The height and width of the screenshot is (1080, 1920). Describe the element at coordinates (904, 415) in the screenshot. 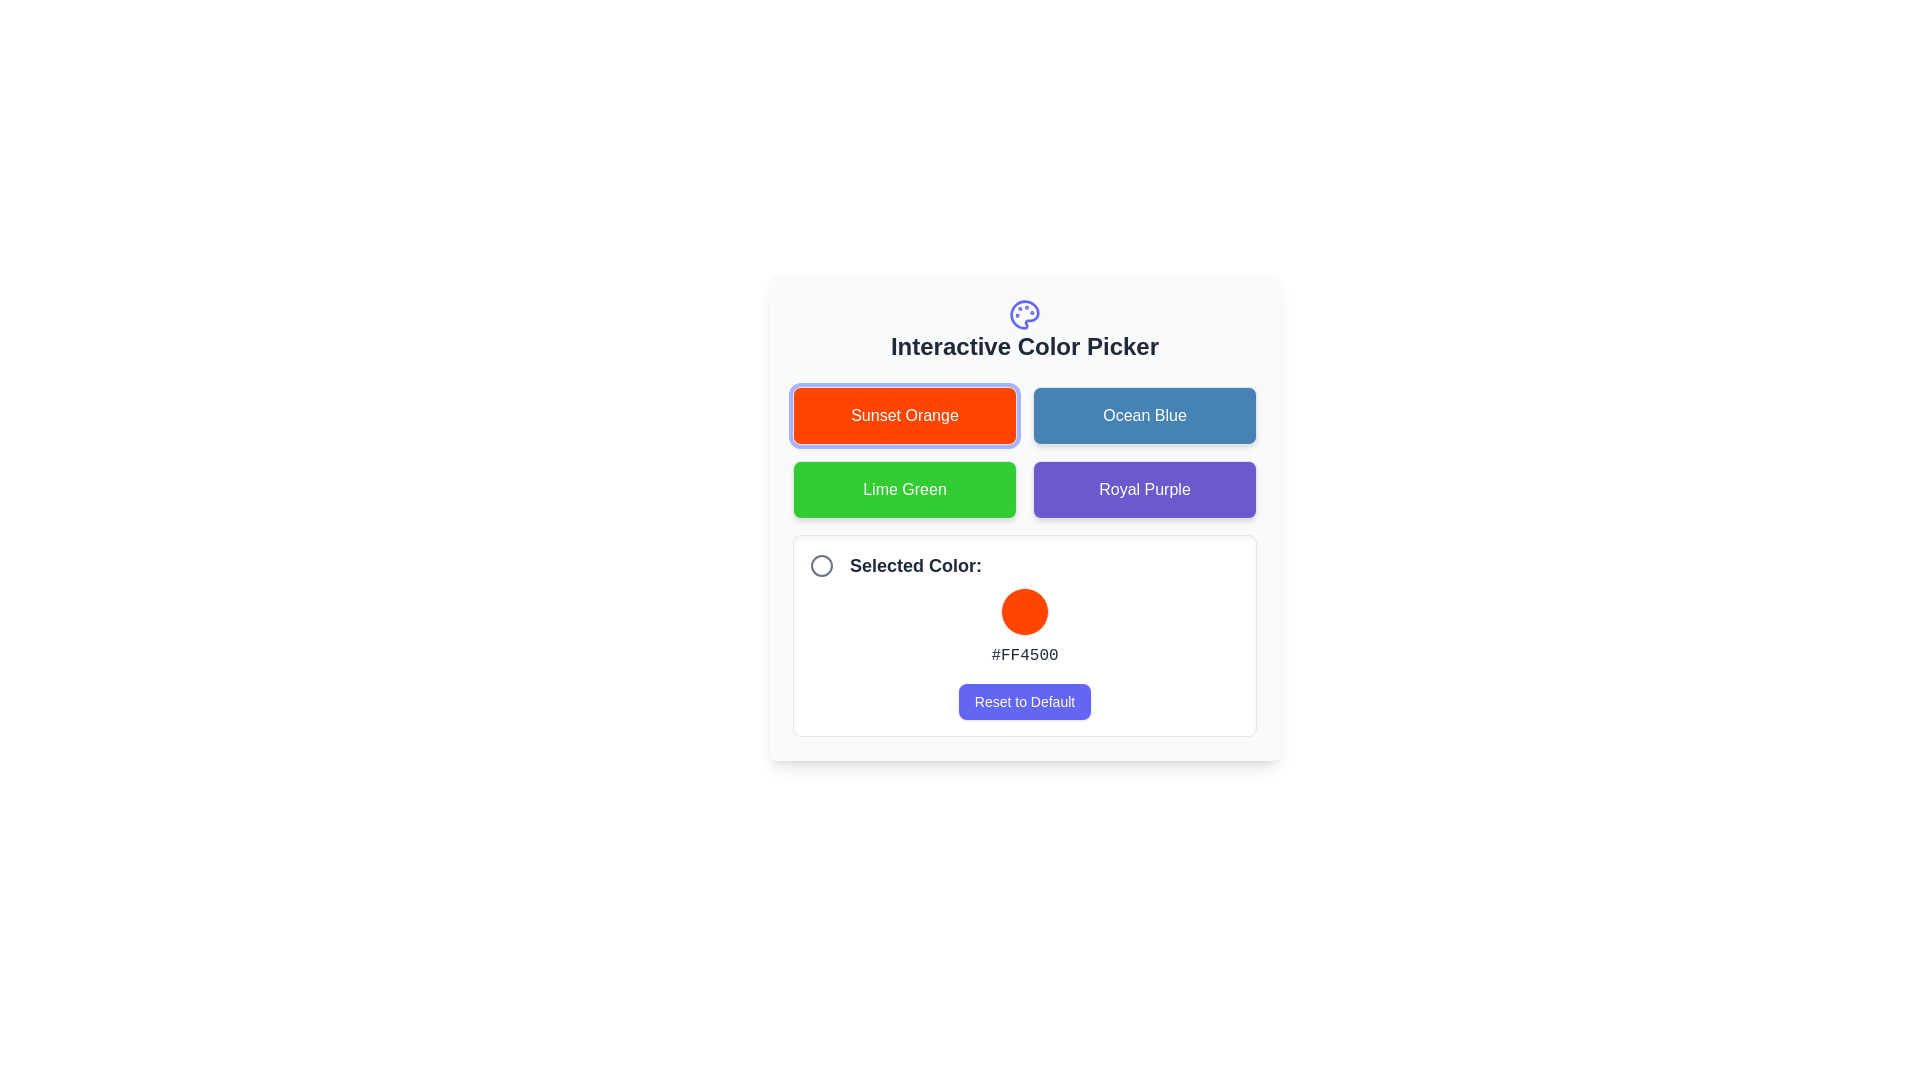

I see `static text element that displays 'Sunset Orange', which is centrally located within an orange background on the color selection interface` at that location.